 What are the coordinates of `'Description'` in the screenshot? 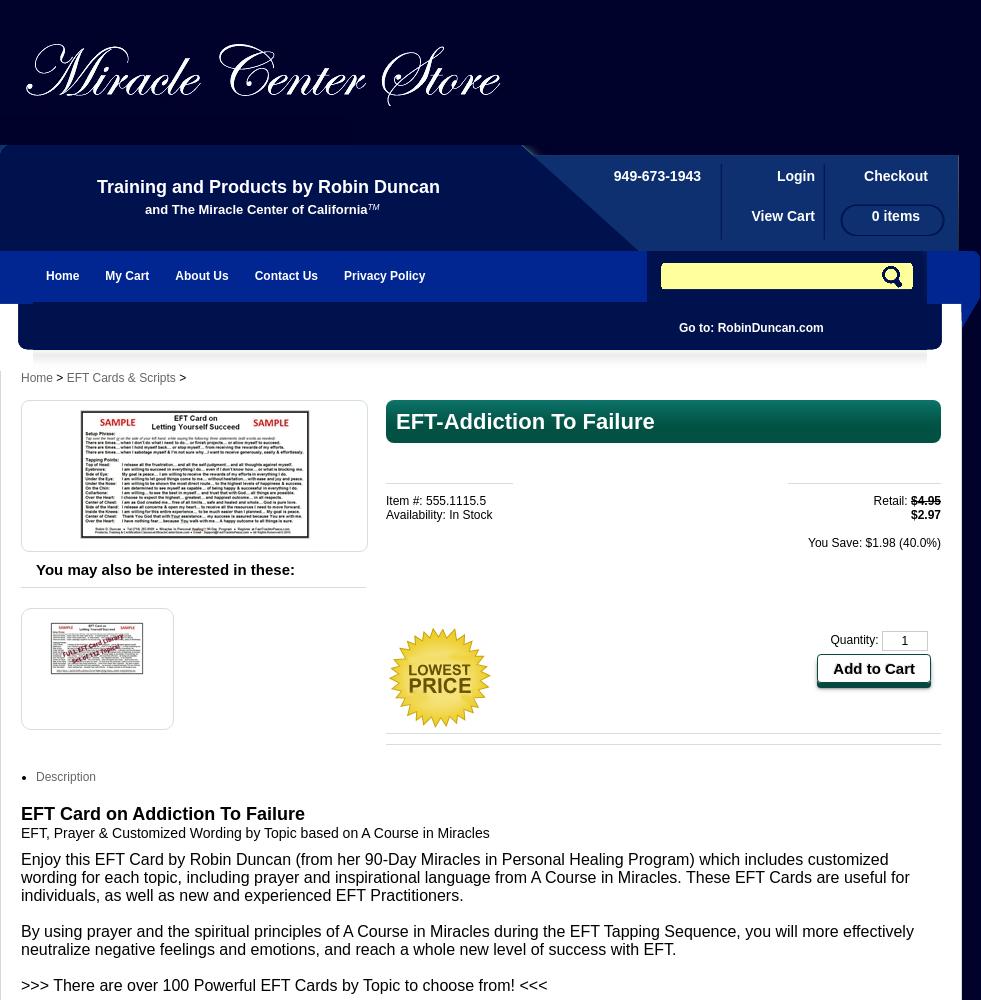 It's located at (65, 777).